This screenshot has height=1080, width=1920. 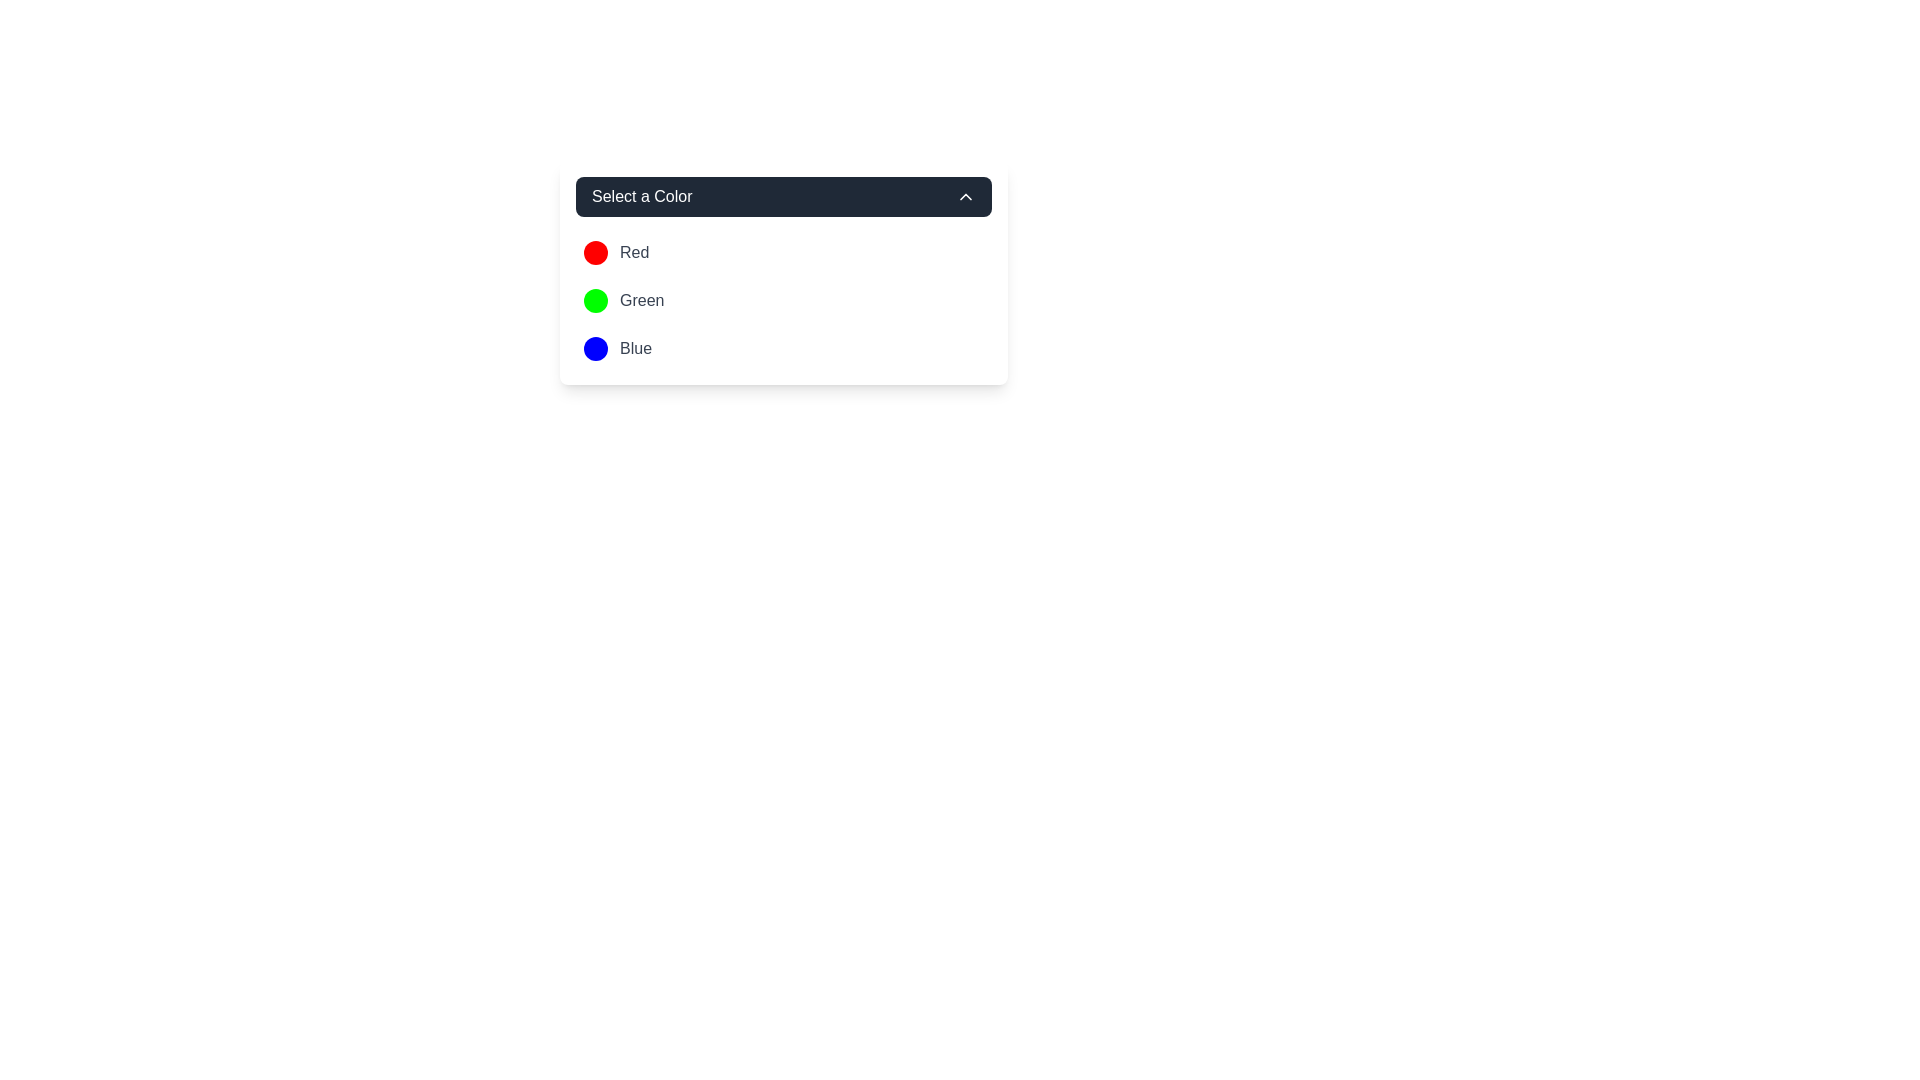 I want to click on the dropdown toggle button located at the top of the white card component, so click(x=782, y=196).